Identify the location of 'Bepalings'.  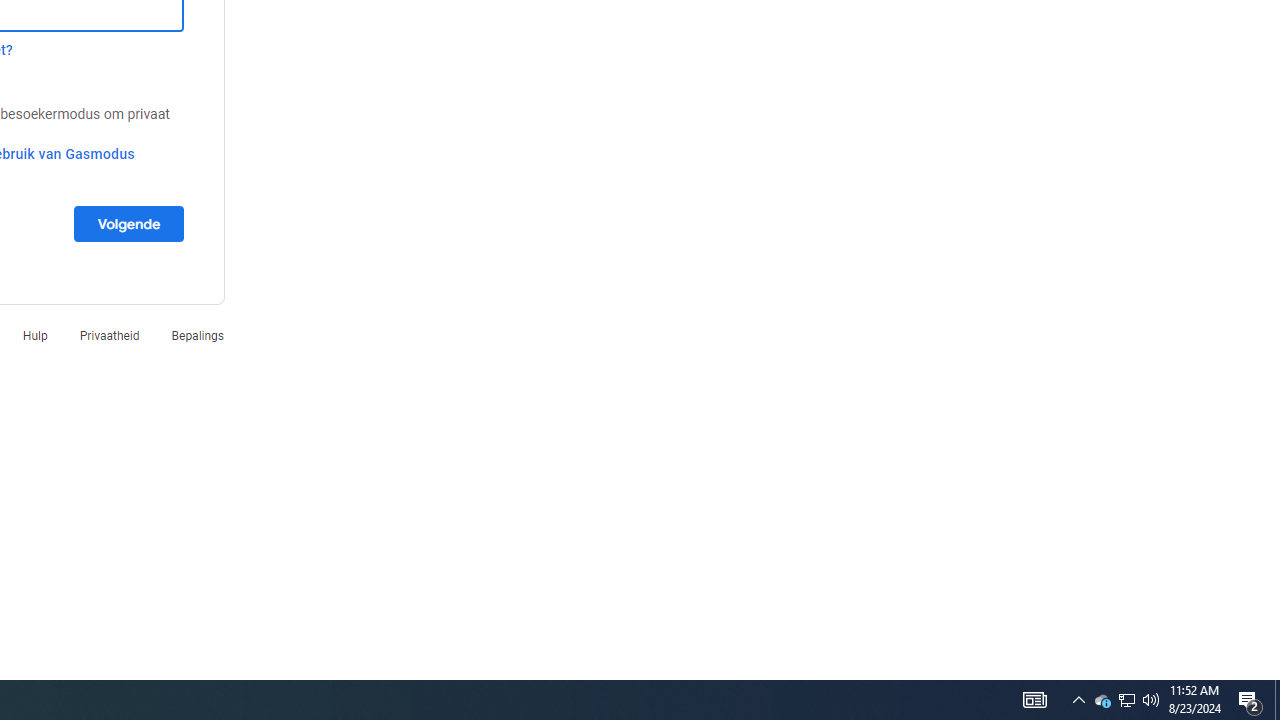
(197, 334).